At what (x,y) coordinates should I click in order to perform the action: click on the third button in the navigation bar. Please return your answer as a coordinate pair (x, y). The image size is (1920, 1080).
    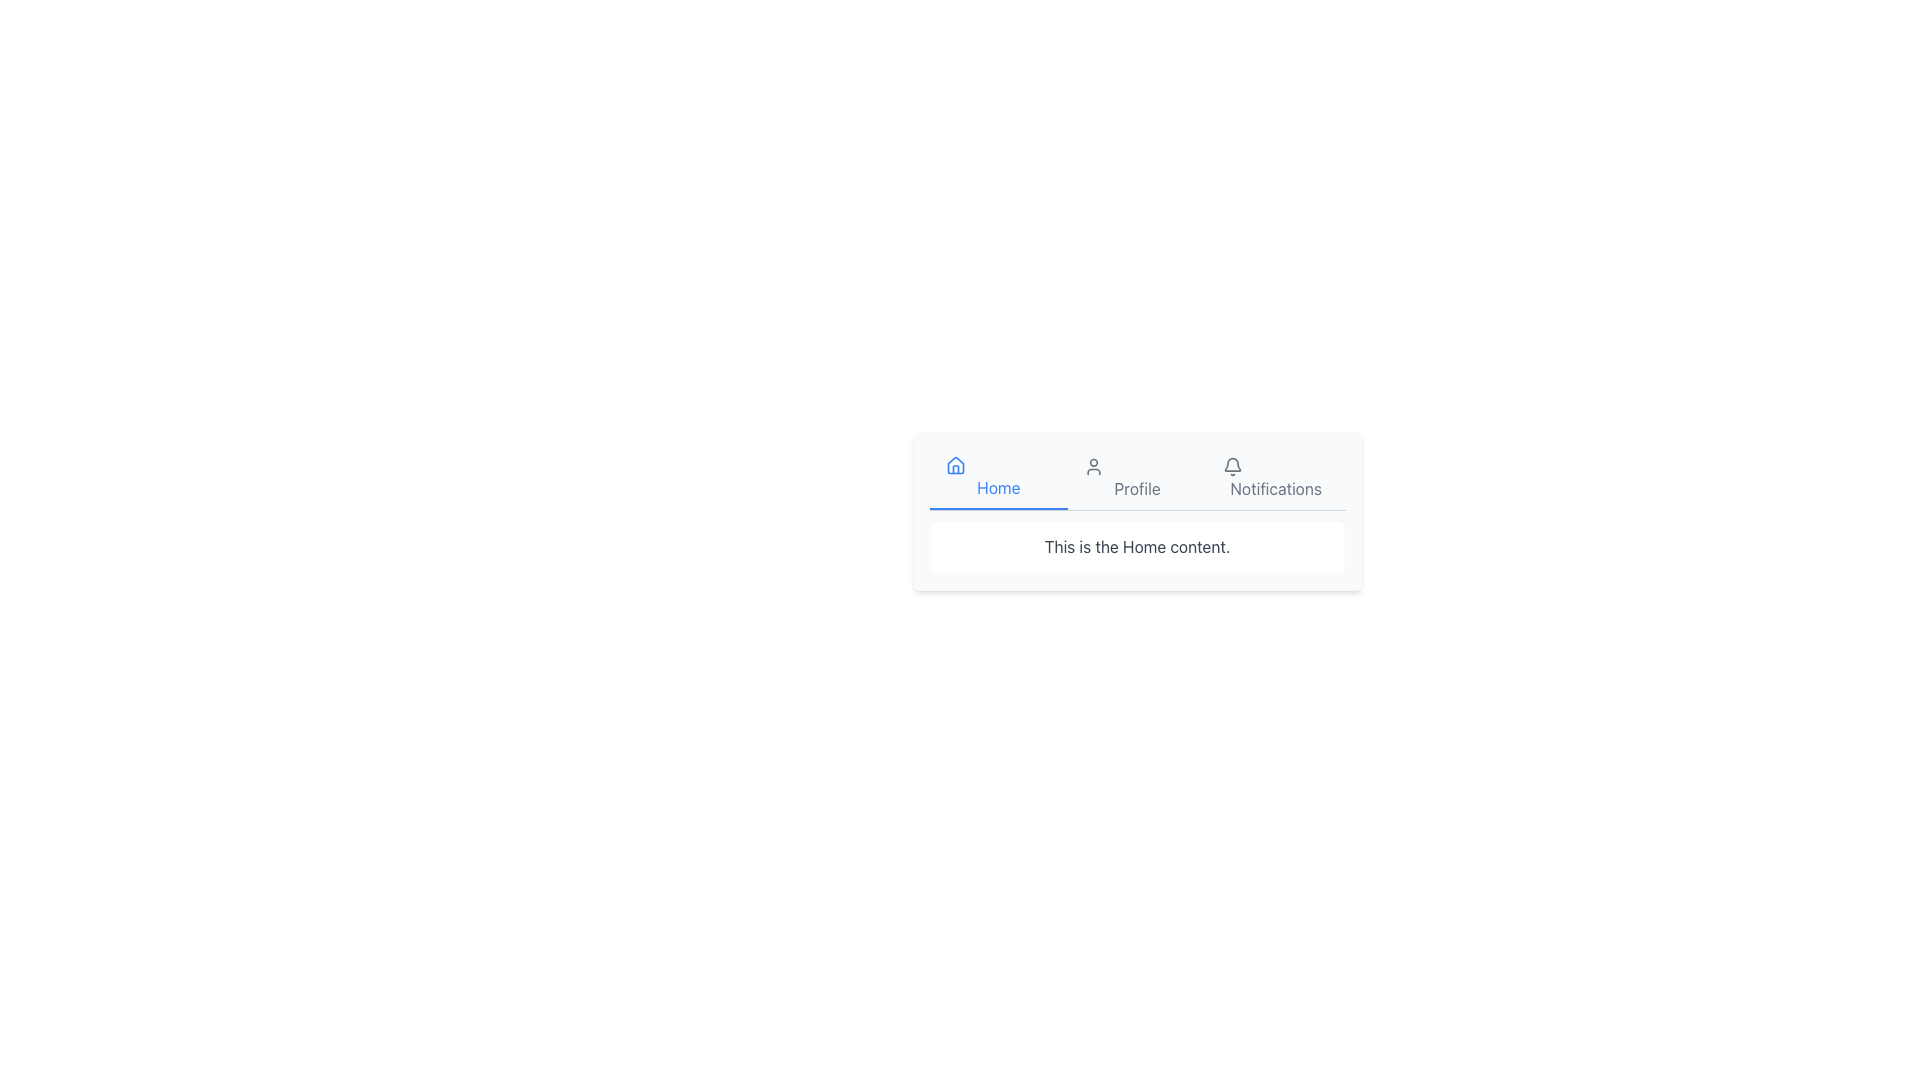
    Looking at the image, I should click on (1275, 478).